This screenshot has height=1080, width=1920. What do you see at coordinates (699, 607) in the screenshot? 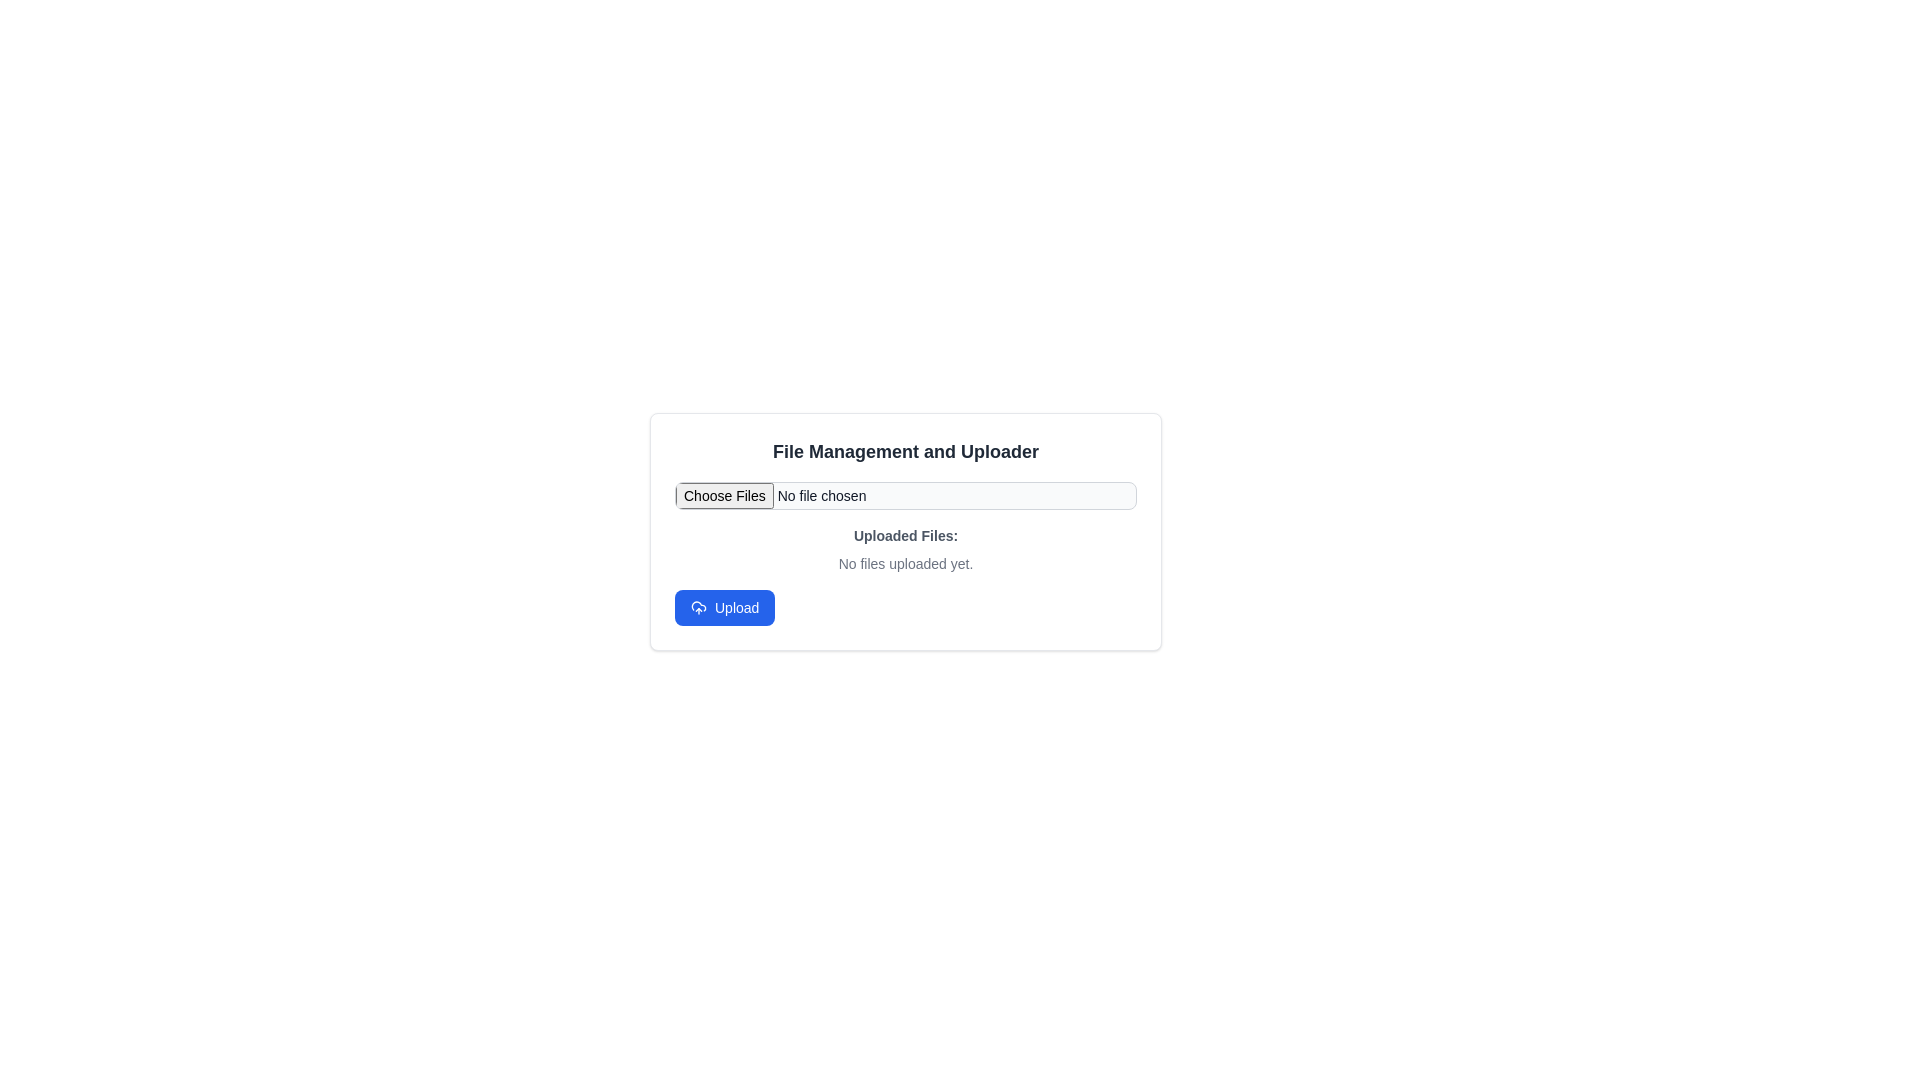
I see `the upload icon, which is the leftmost component of the blue 'Upload' button located at the bottom left of the file upload section` at bounding box center [699, 607].